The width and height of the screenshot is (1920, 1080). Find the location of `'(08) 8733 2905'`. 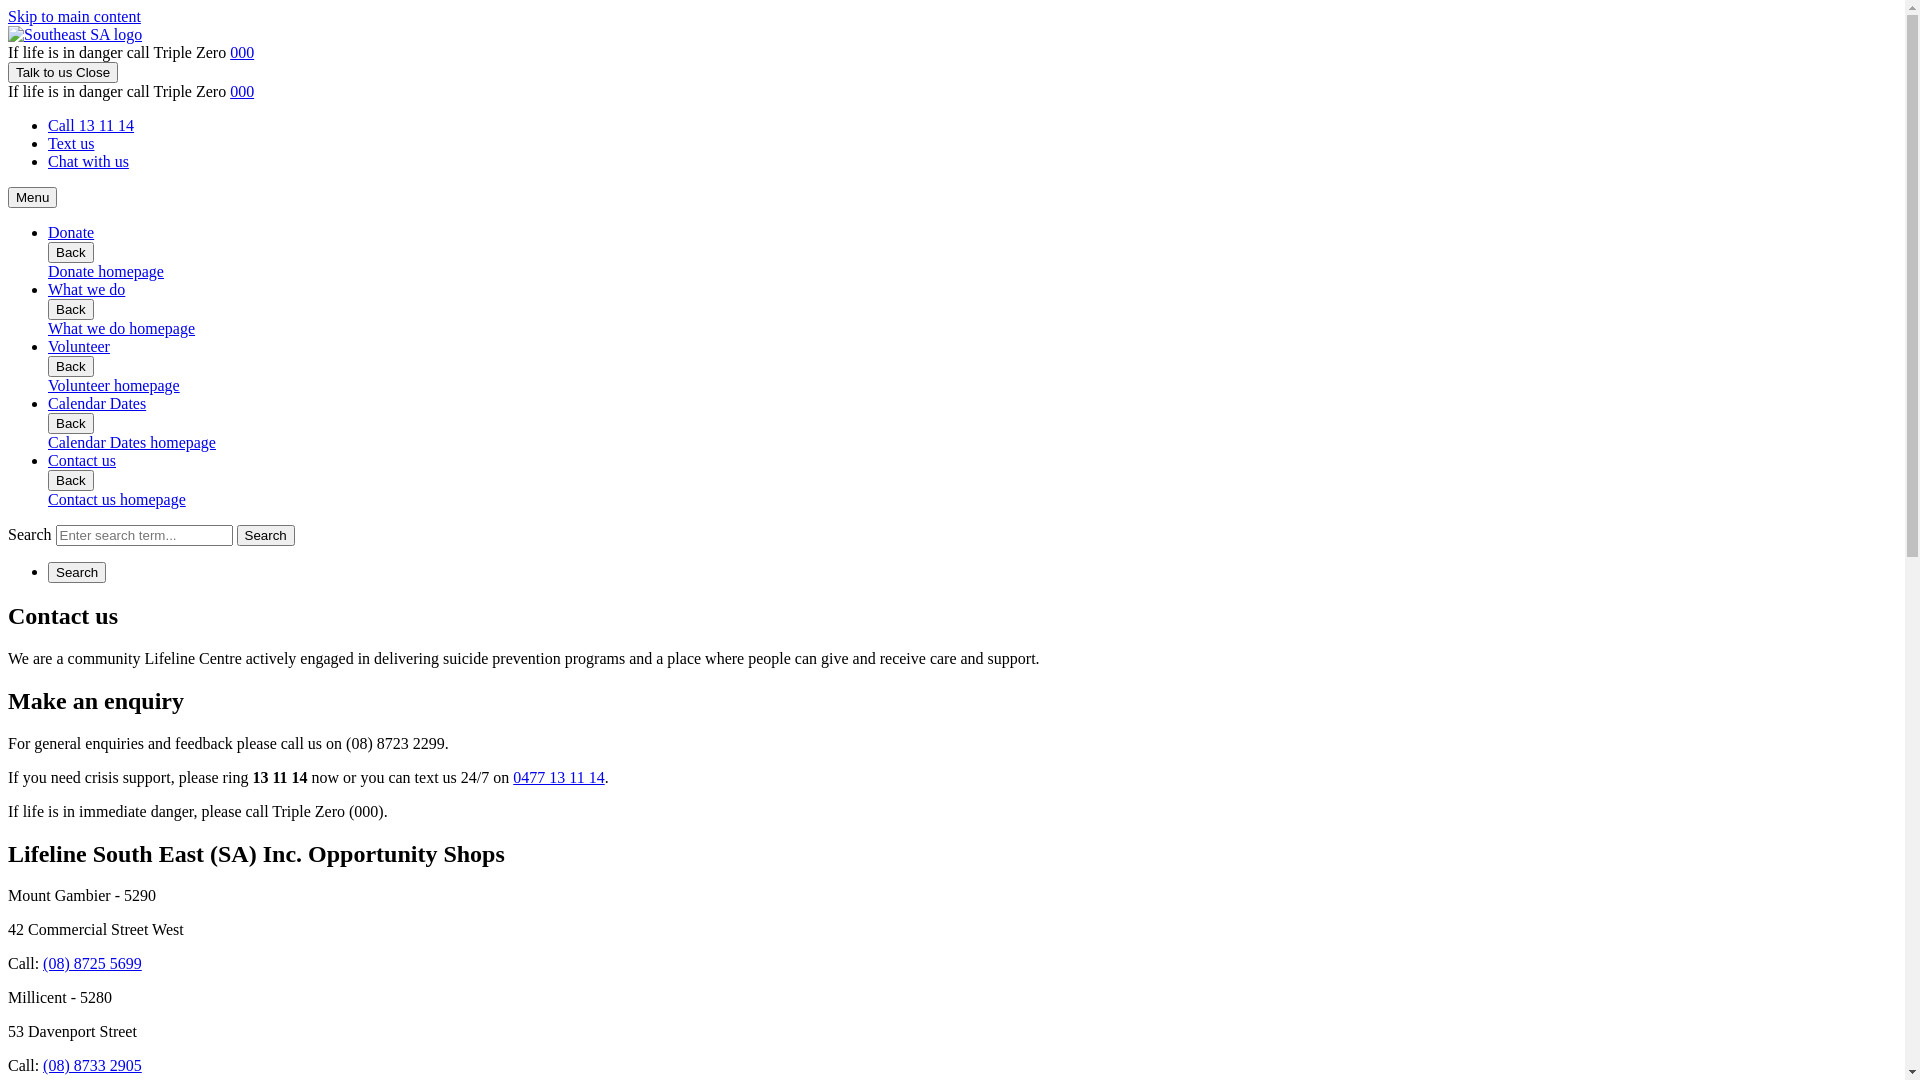

'(08) 8733 2905' is located at coordinates (91, 1064).